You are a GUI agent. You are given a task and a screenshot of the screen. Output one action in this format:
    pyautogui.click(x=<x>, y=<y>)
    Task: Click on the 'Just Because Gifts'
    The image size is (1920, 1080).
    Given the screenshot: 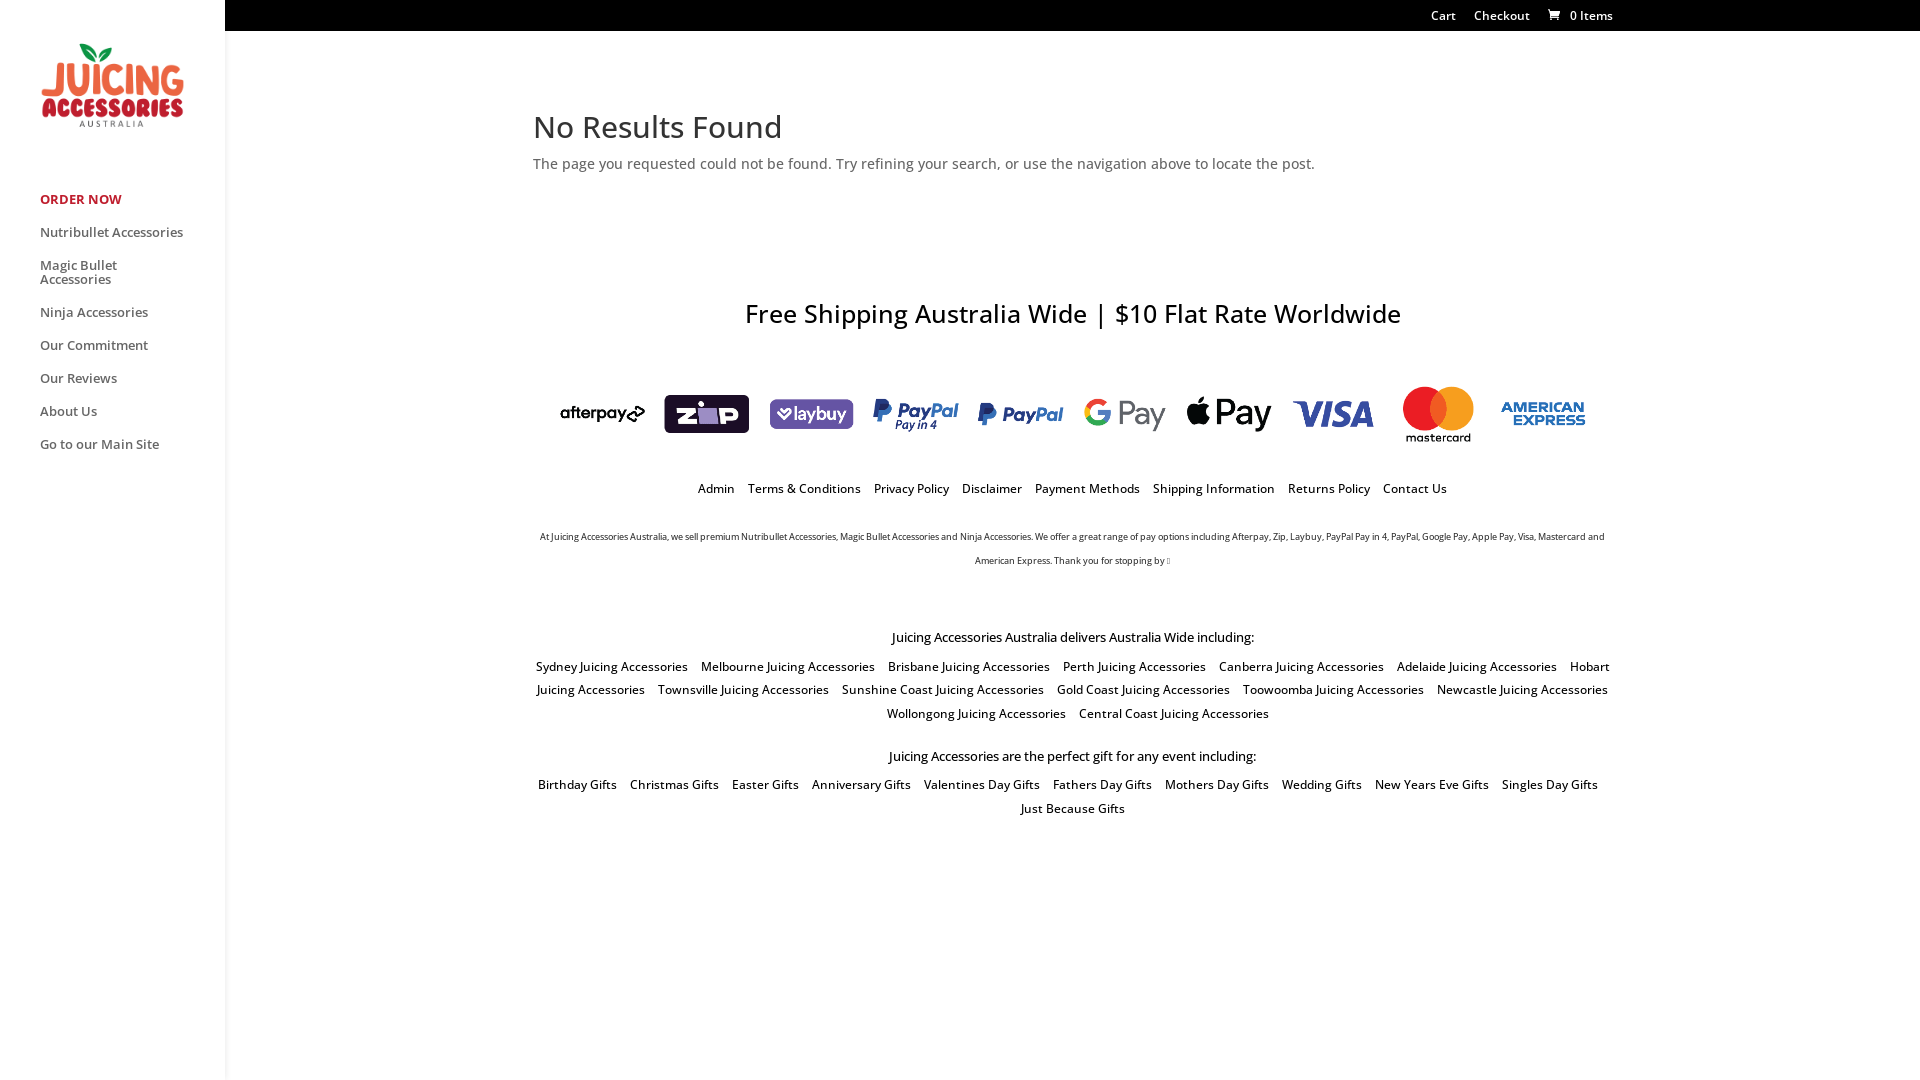 What is the action you would take?
    pyautogui.click(x=1070, y=807)
    